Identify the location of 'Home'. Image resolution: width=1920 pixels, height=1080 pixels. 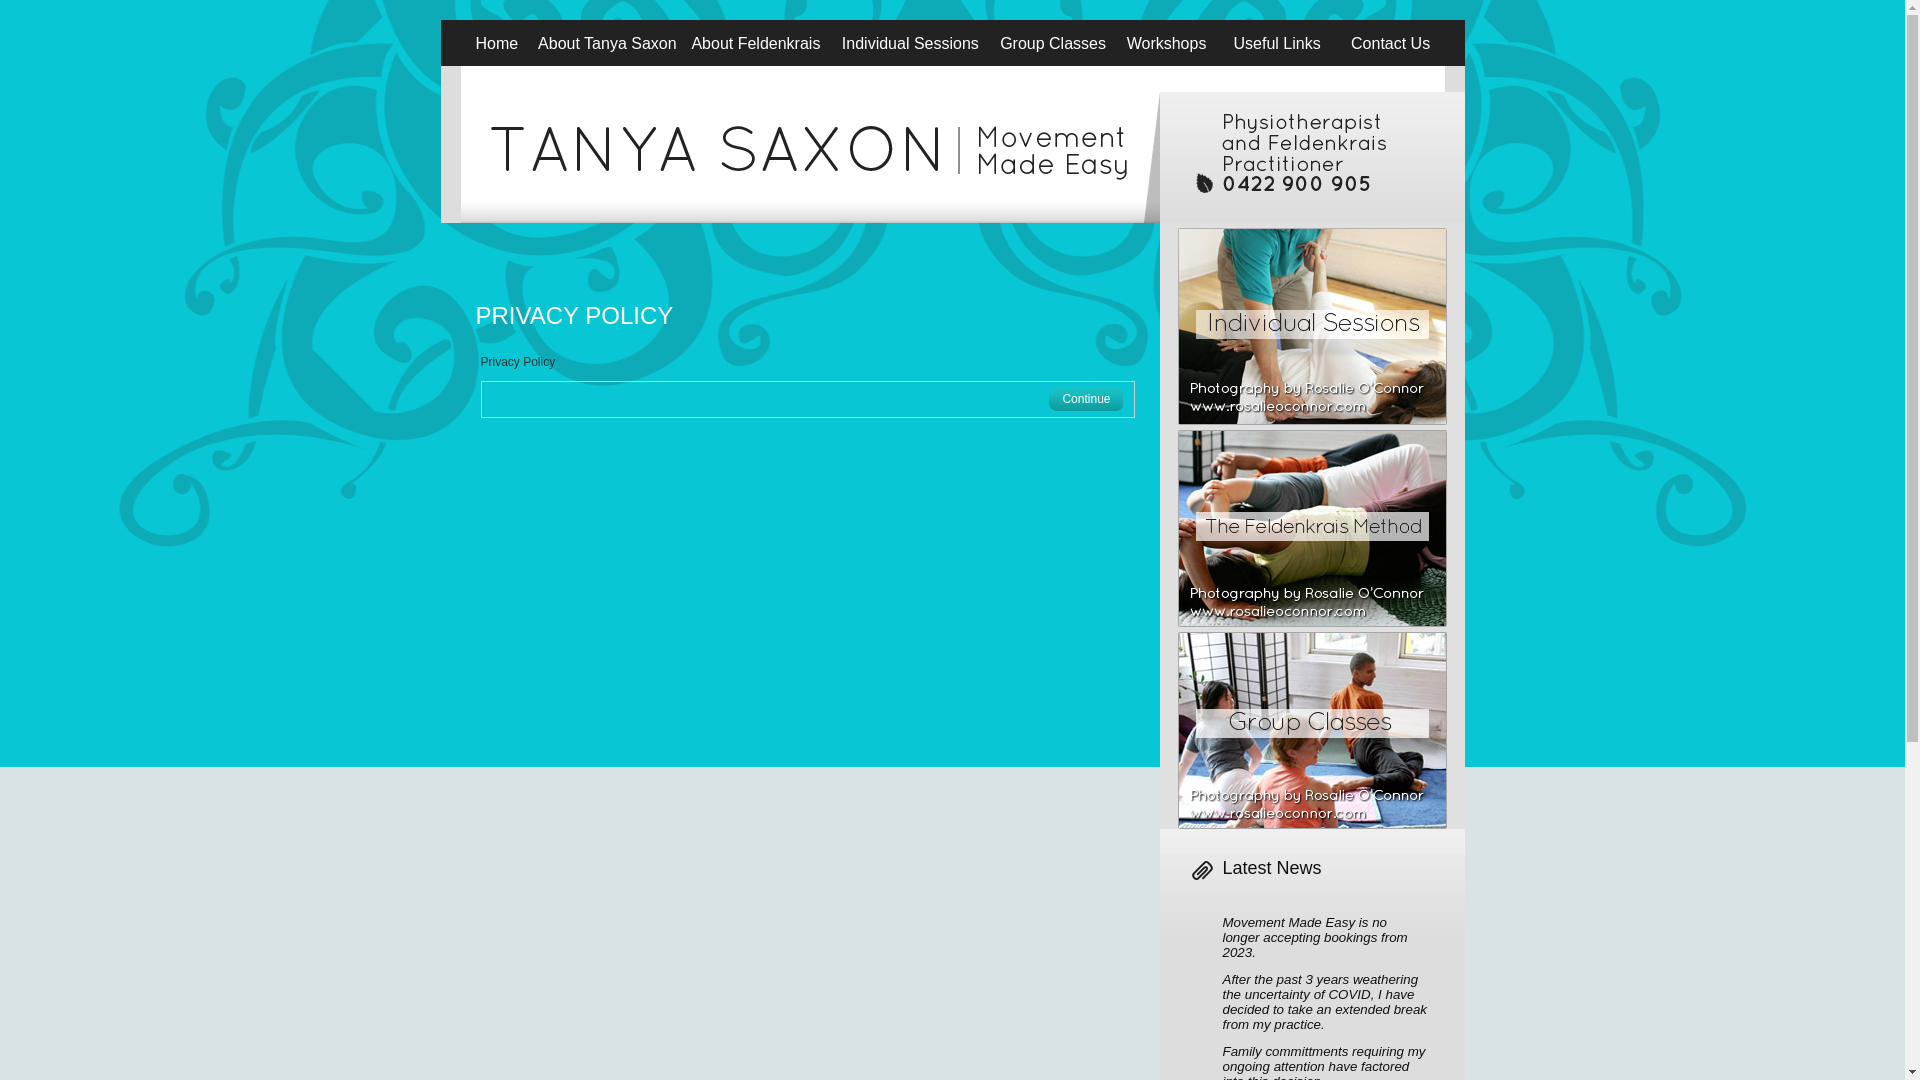
(496, 63).